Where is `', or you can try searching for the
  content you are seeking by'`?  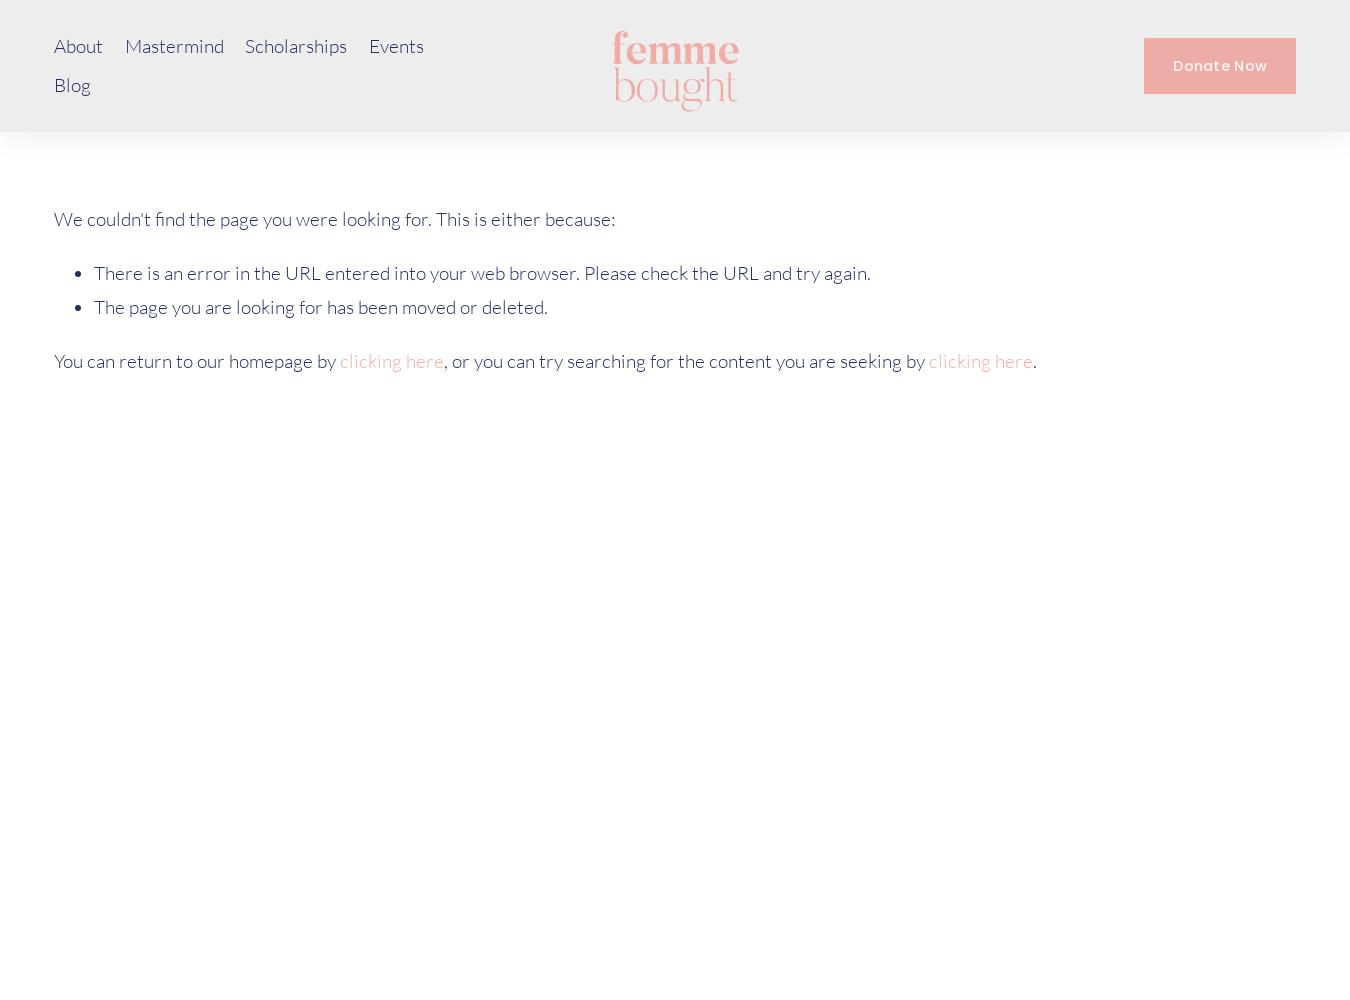 ', or you can try searching for the
  content you are seeking by' is located at coordinates (685, 360).